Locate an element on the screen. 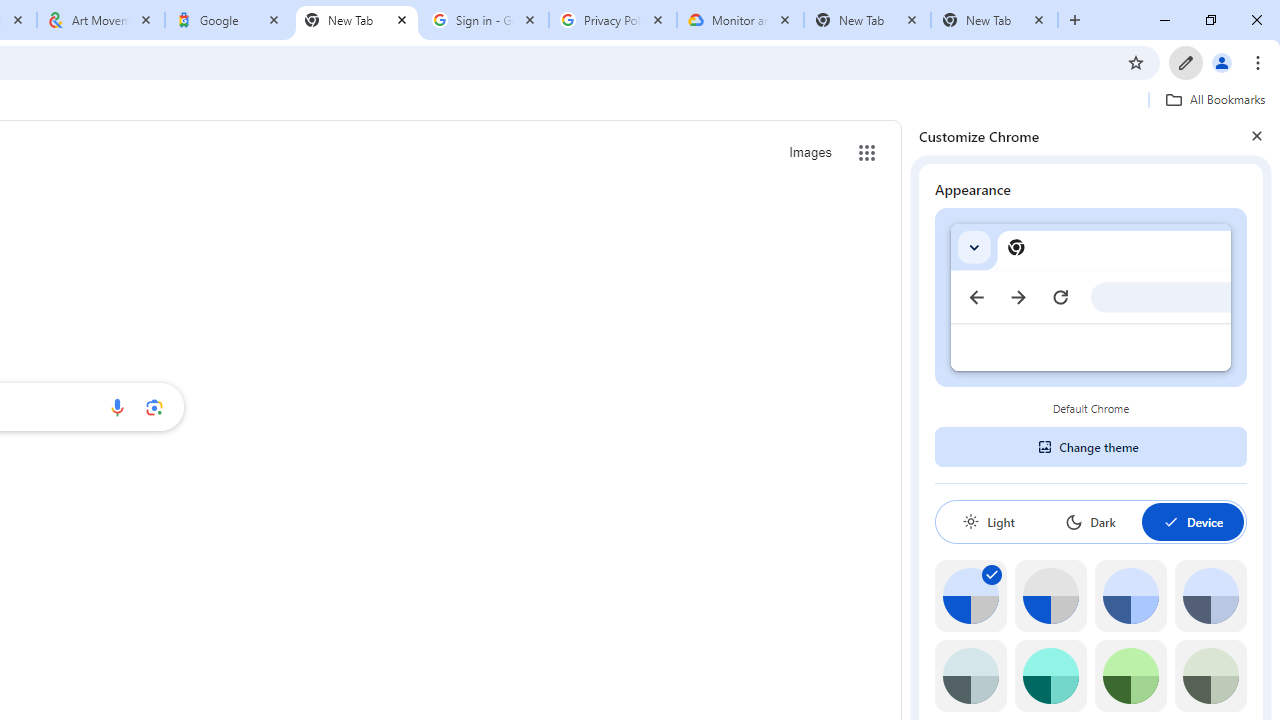 This screenshot has height=720, width=1280. 'Google' is located at coordinates (229, 20).